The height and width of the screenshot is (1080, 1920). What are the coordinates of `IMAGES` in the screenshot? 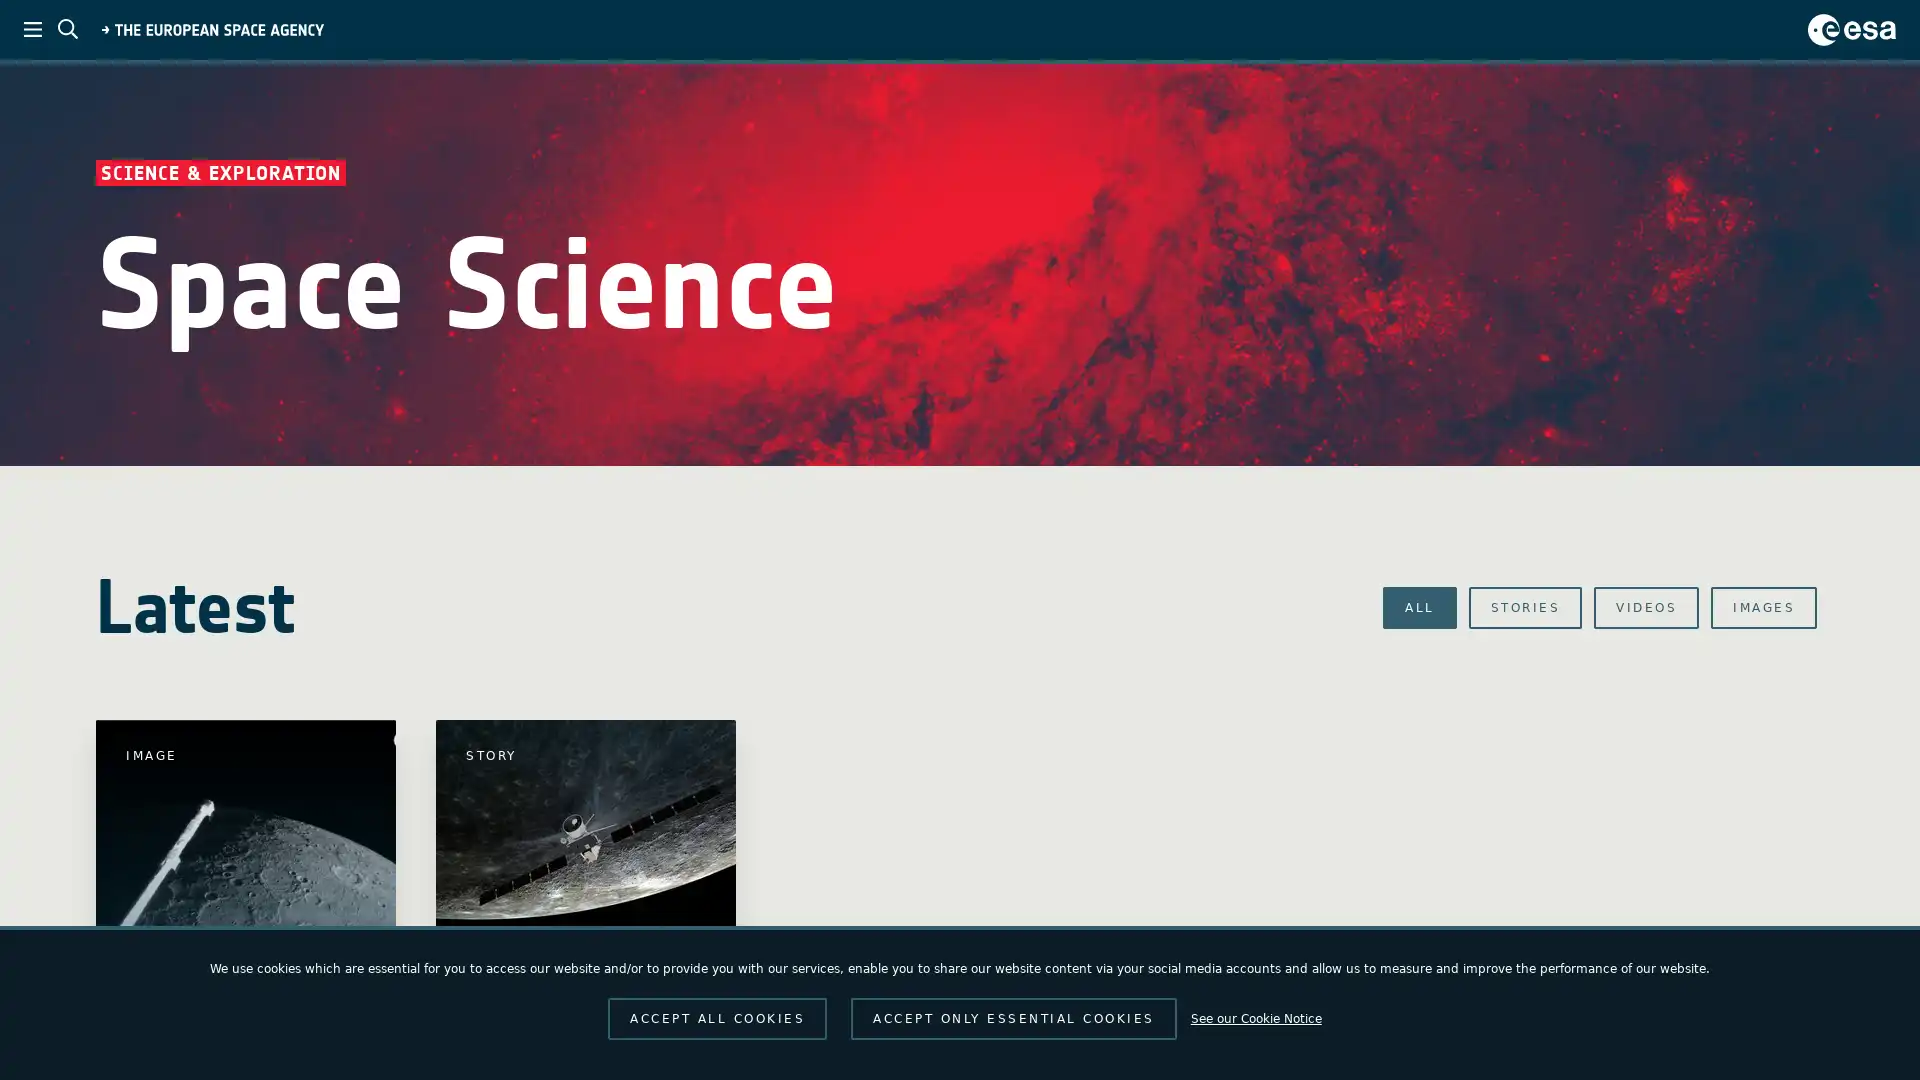 It's located at (1763, 605).